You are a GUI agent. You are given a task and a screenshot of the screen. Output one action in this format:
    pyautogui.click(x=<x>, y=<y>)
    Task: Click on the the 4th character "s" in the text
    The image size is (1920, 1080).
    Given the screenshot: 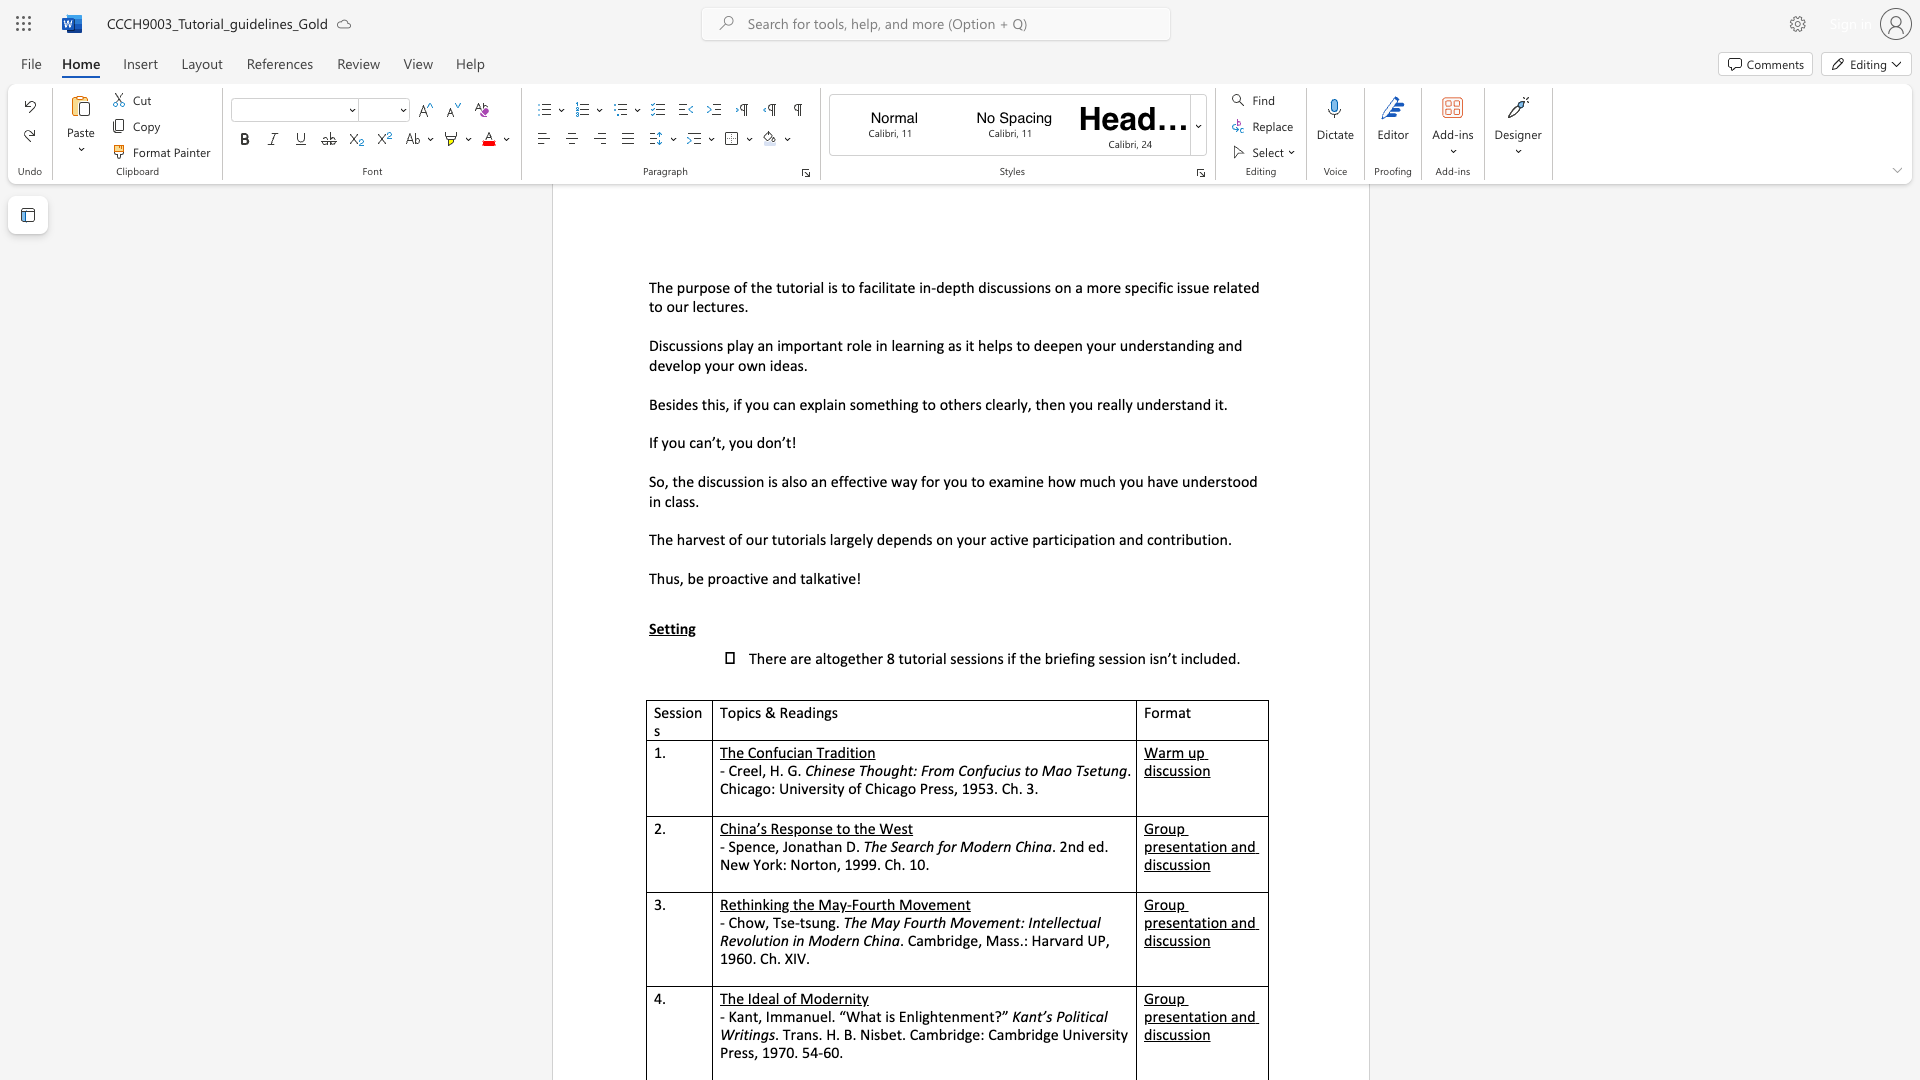 What is the action you would take?
    pyautogui.click(x=1186, y=1034)
    